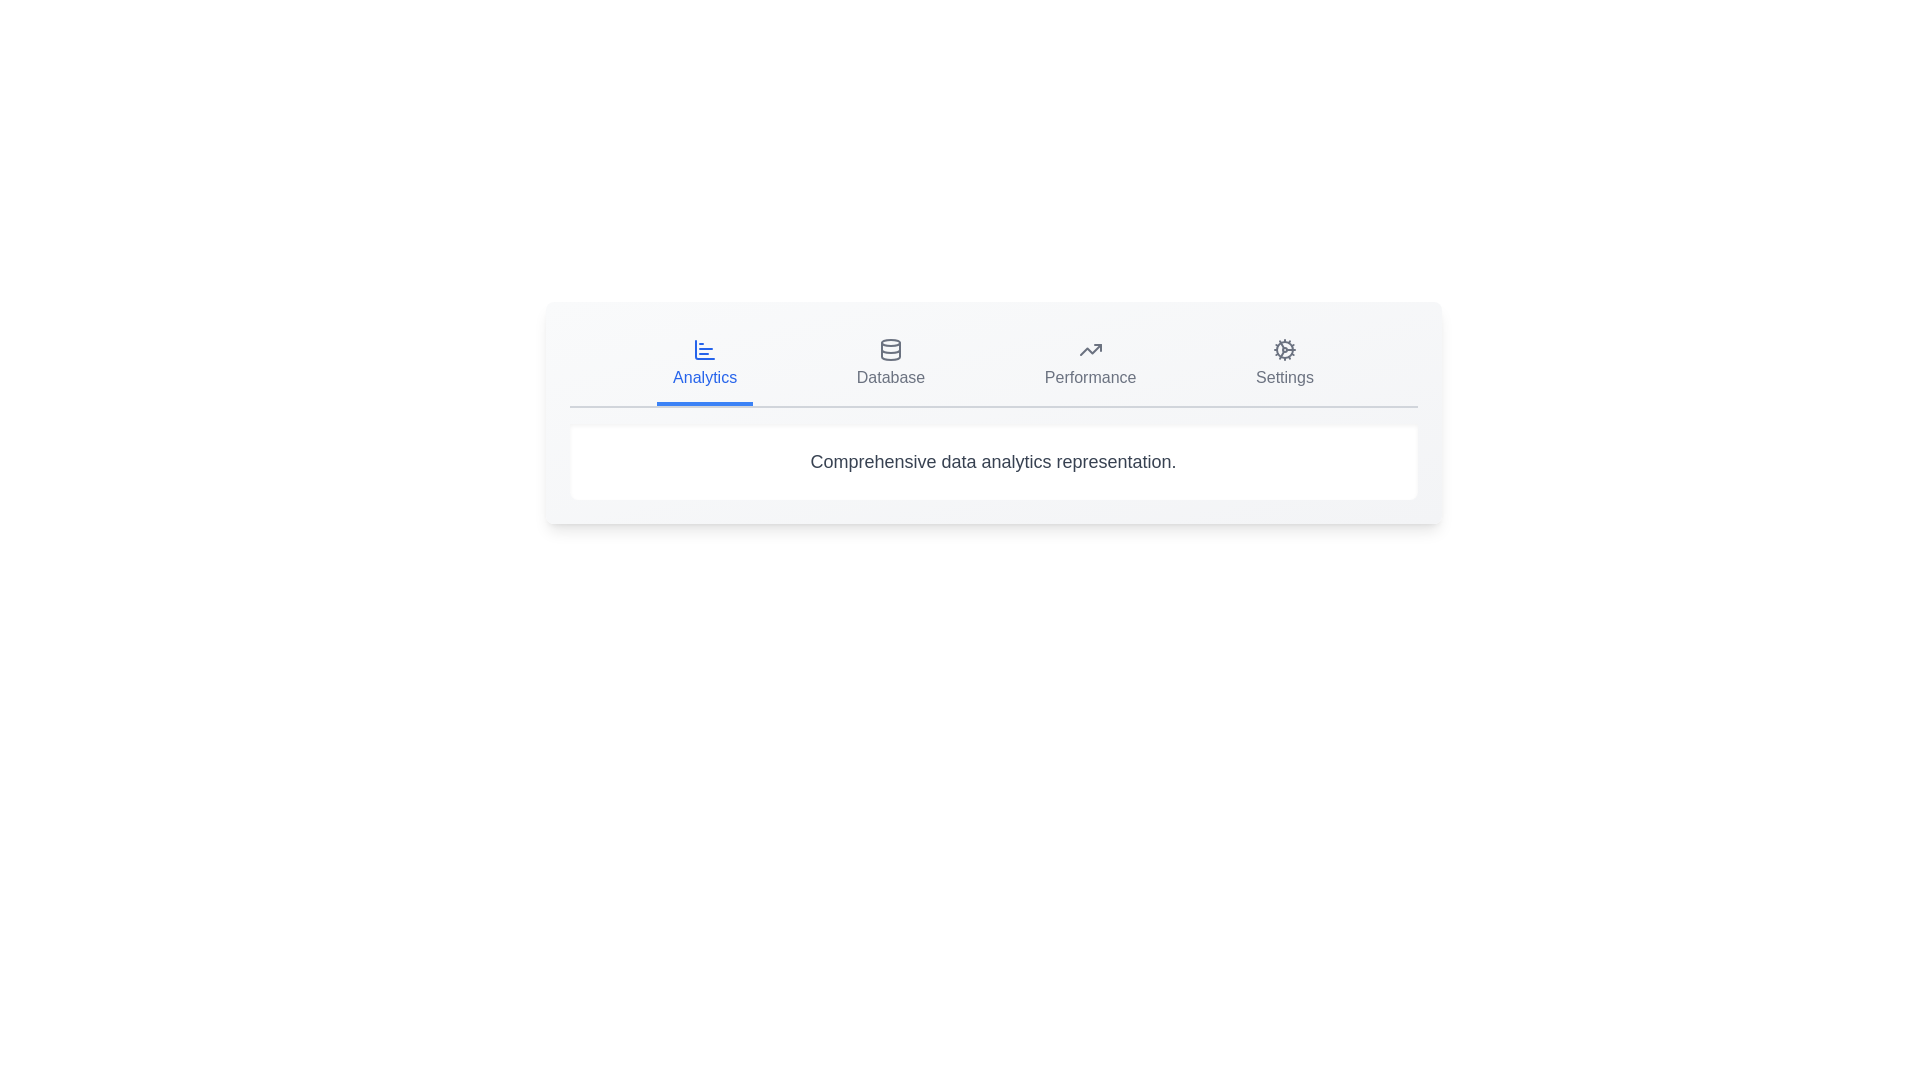  I want to click on the tab with the title Analytics by clicking on it, so click(705, 366).